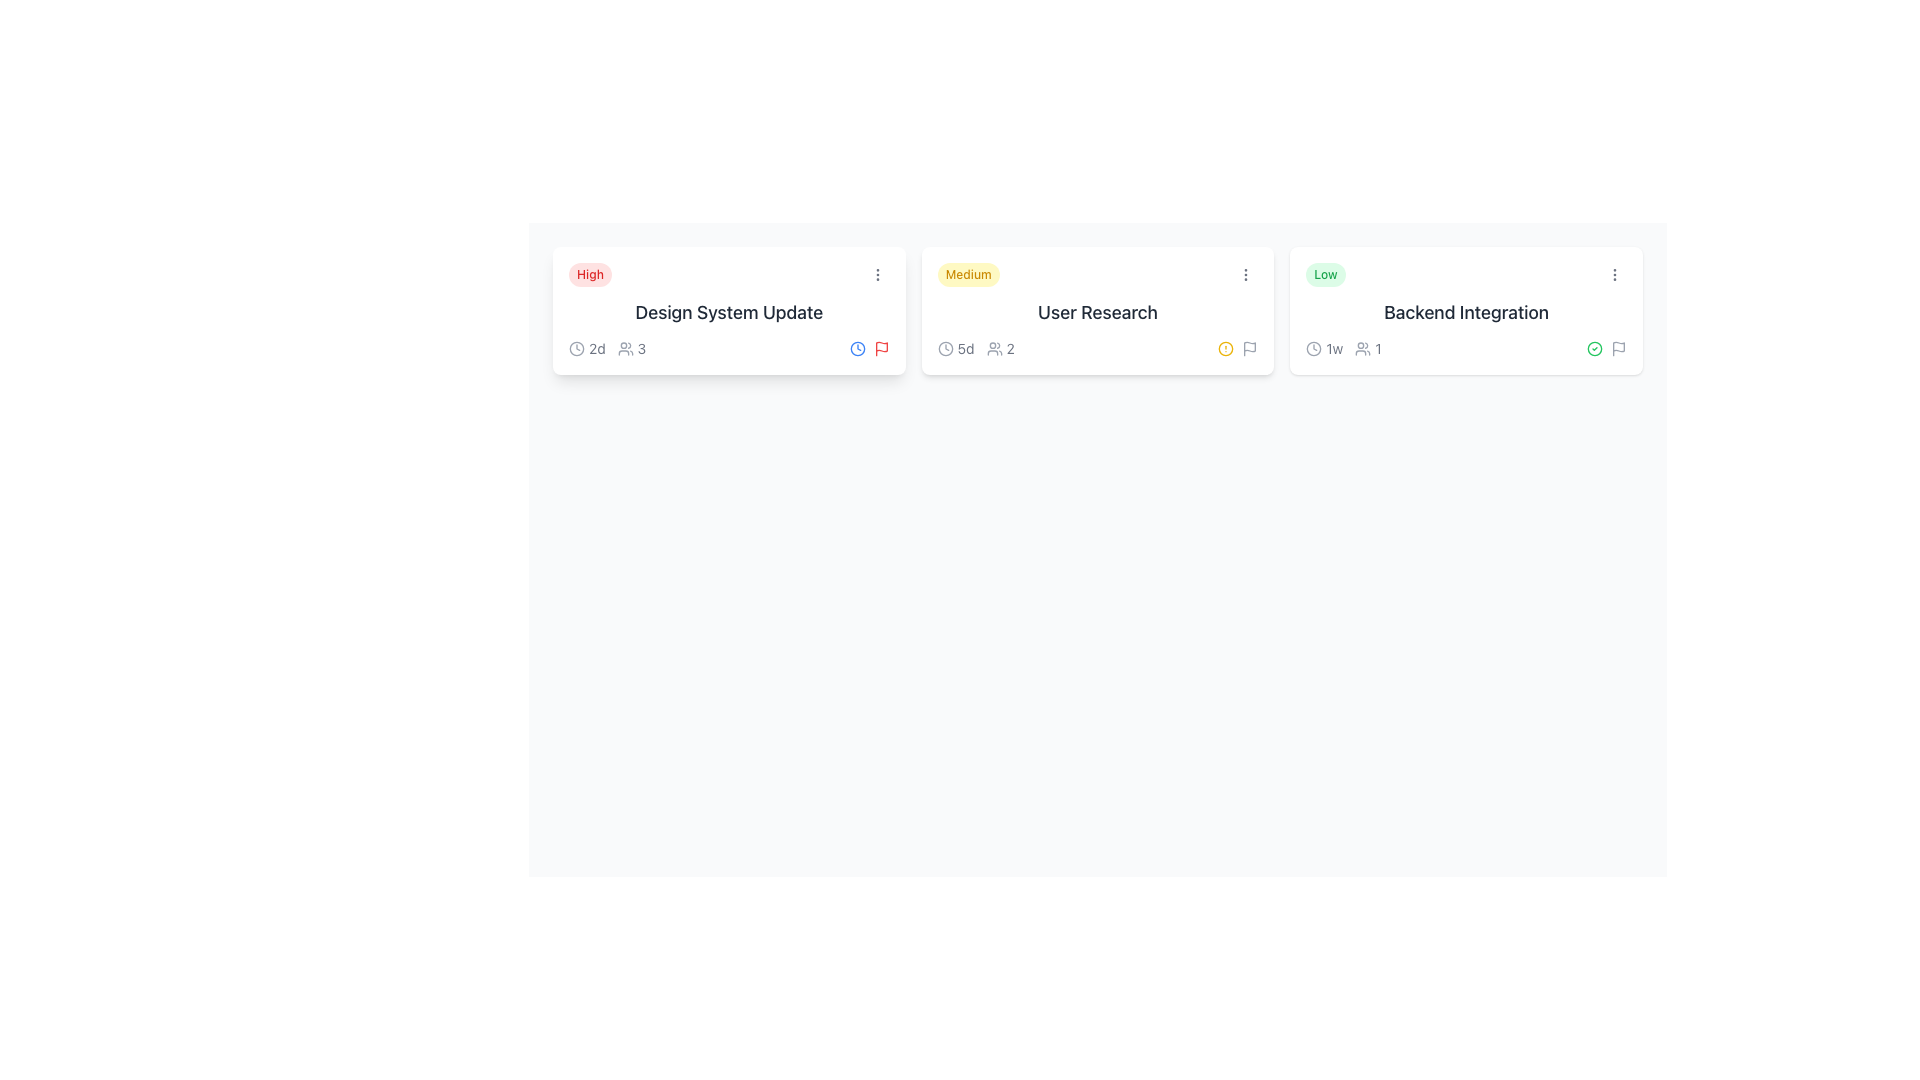 The width and height of the screenshot is (1920, 1080). What do you see at coordinates (1614, 274) in the screenshot?
I see `the options menu Icon button (vertical ellipsis) located at the top-right corner of the 'Backend Integration' card` at bounding box center [1614, 274].